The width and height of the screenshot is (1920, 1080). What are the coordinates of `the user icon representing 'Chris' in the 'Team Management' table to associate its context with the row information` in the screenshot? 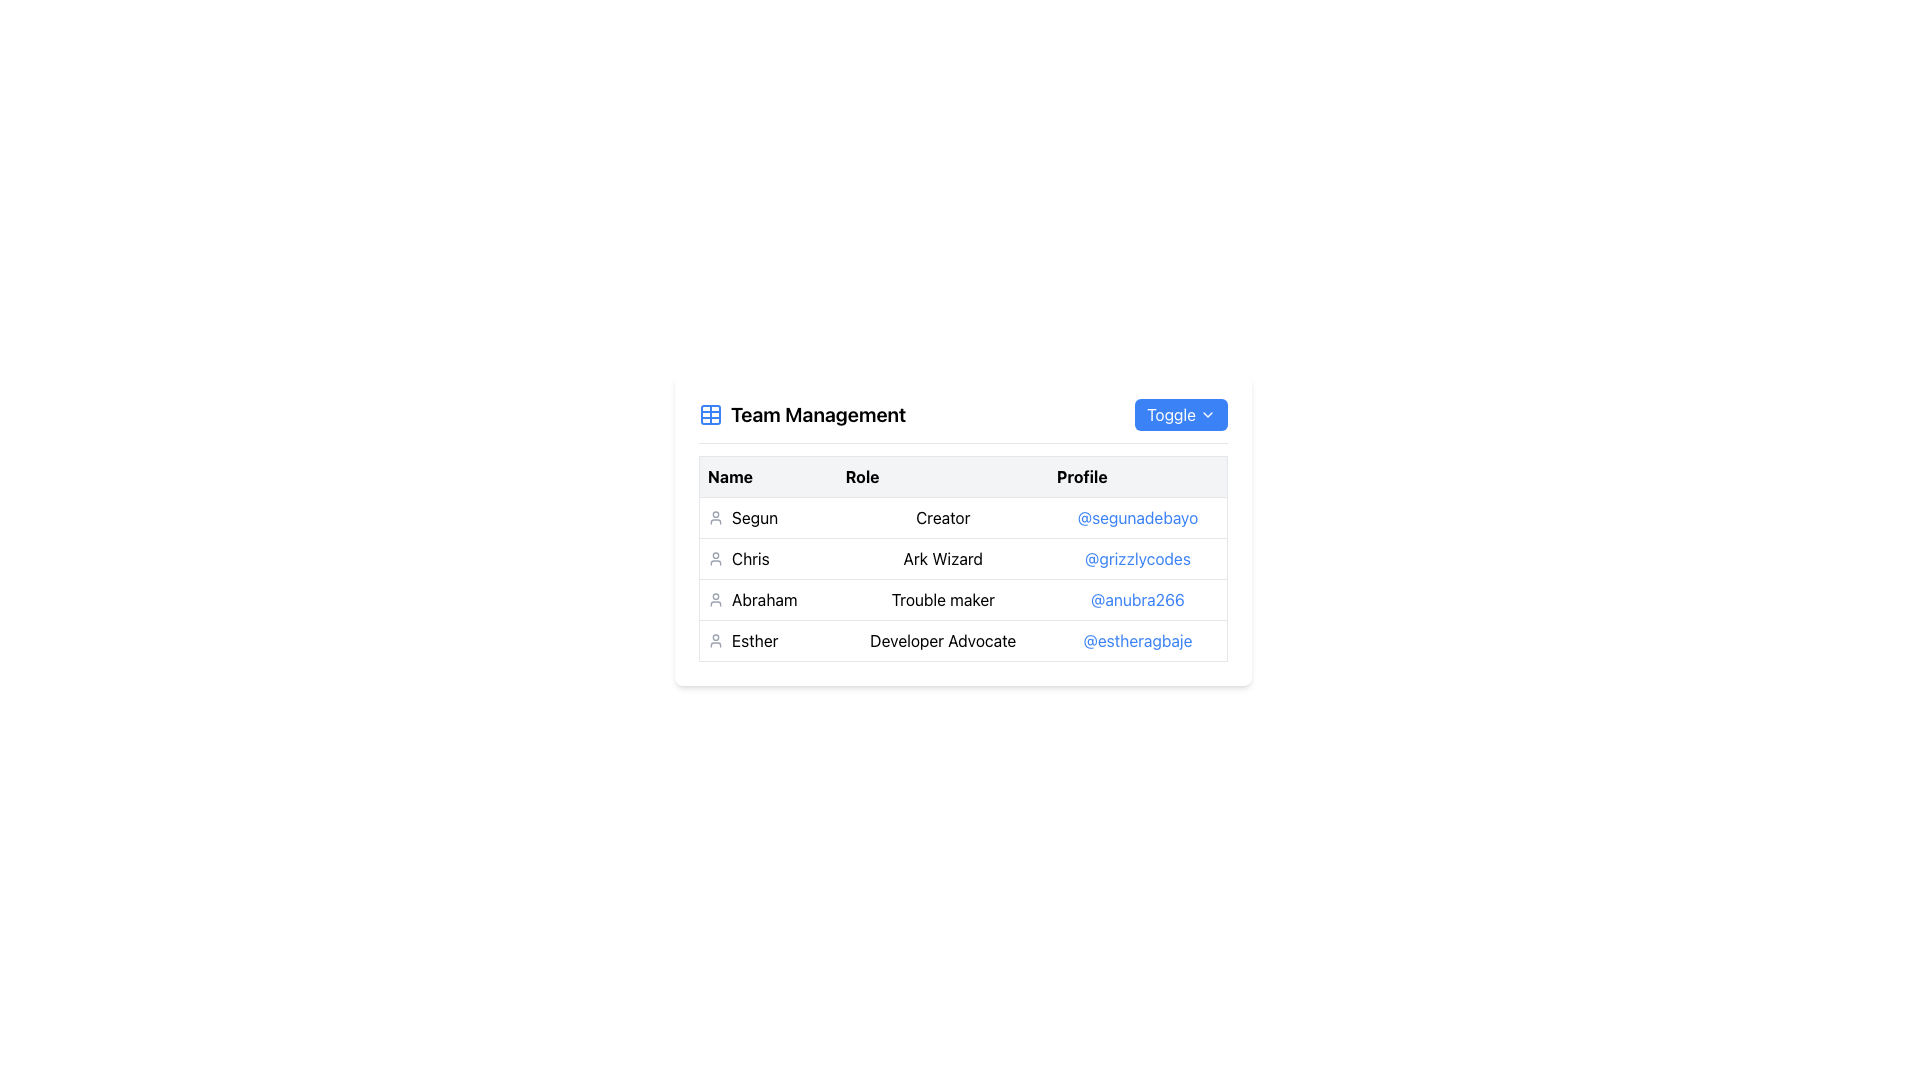 It's located at (715, 559).